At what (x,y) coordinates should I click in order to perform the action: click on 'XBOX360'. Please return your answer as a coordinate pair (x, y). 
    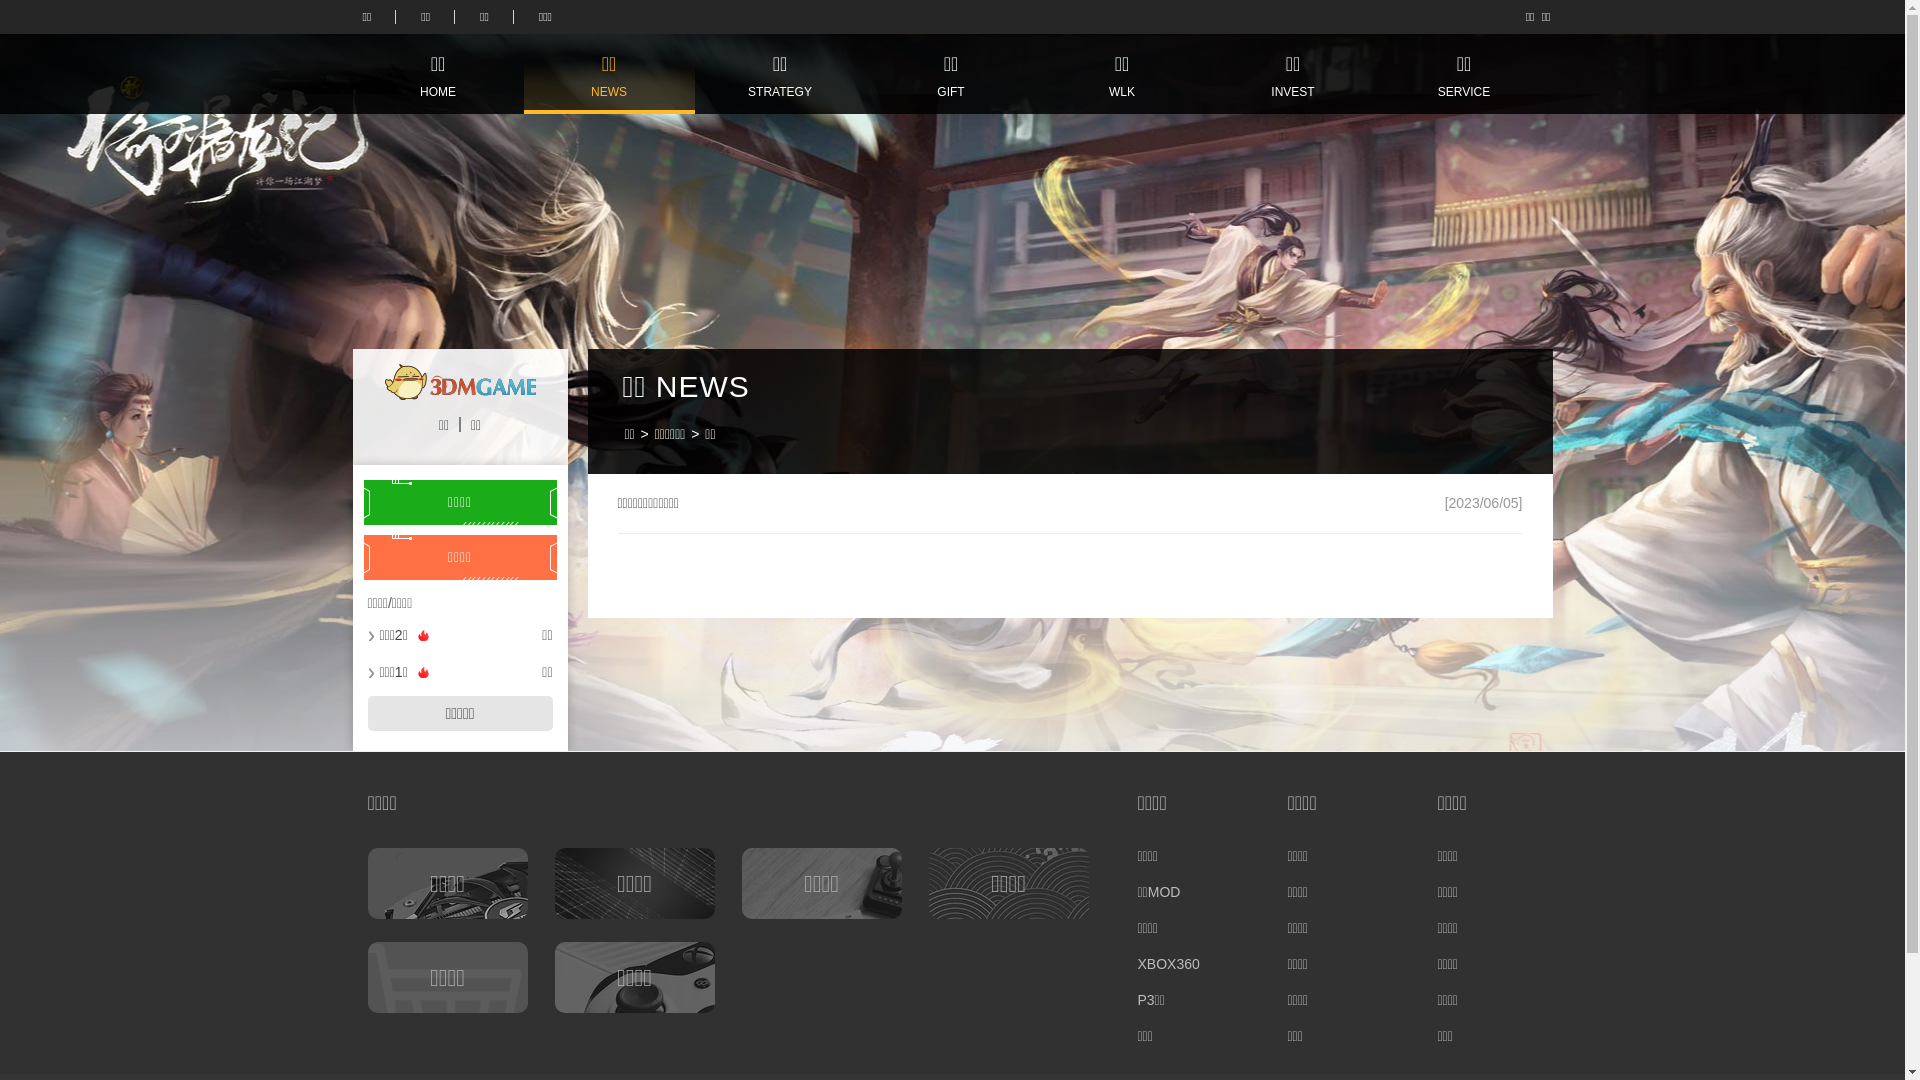
    Looking at the image, I should click on (1137, 963).